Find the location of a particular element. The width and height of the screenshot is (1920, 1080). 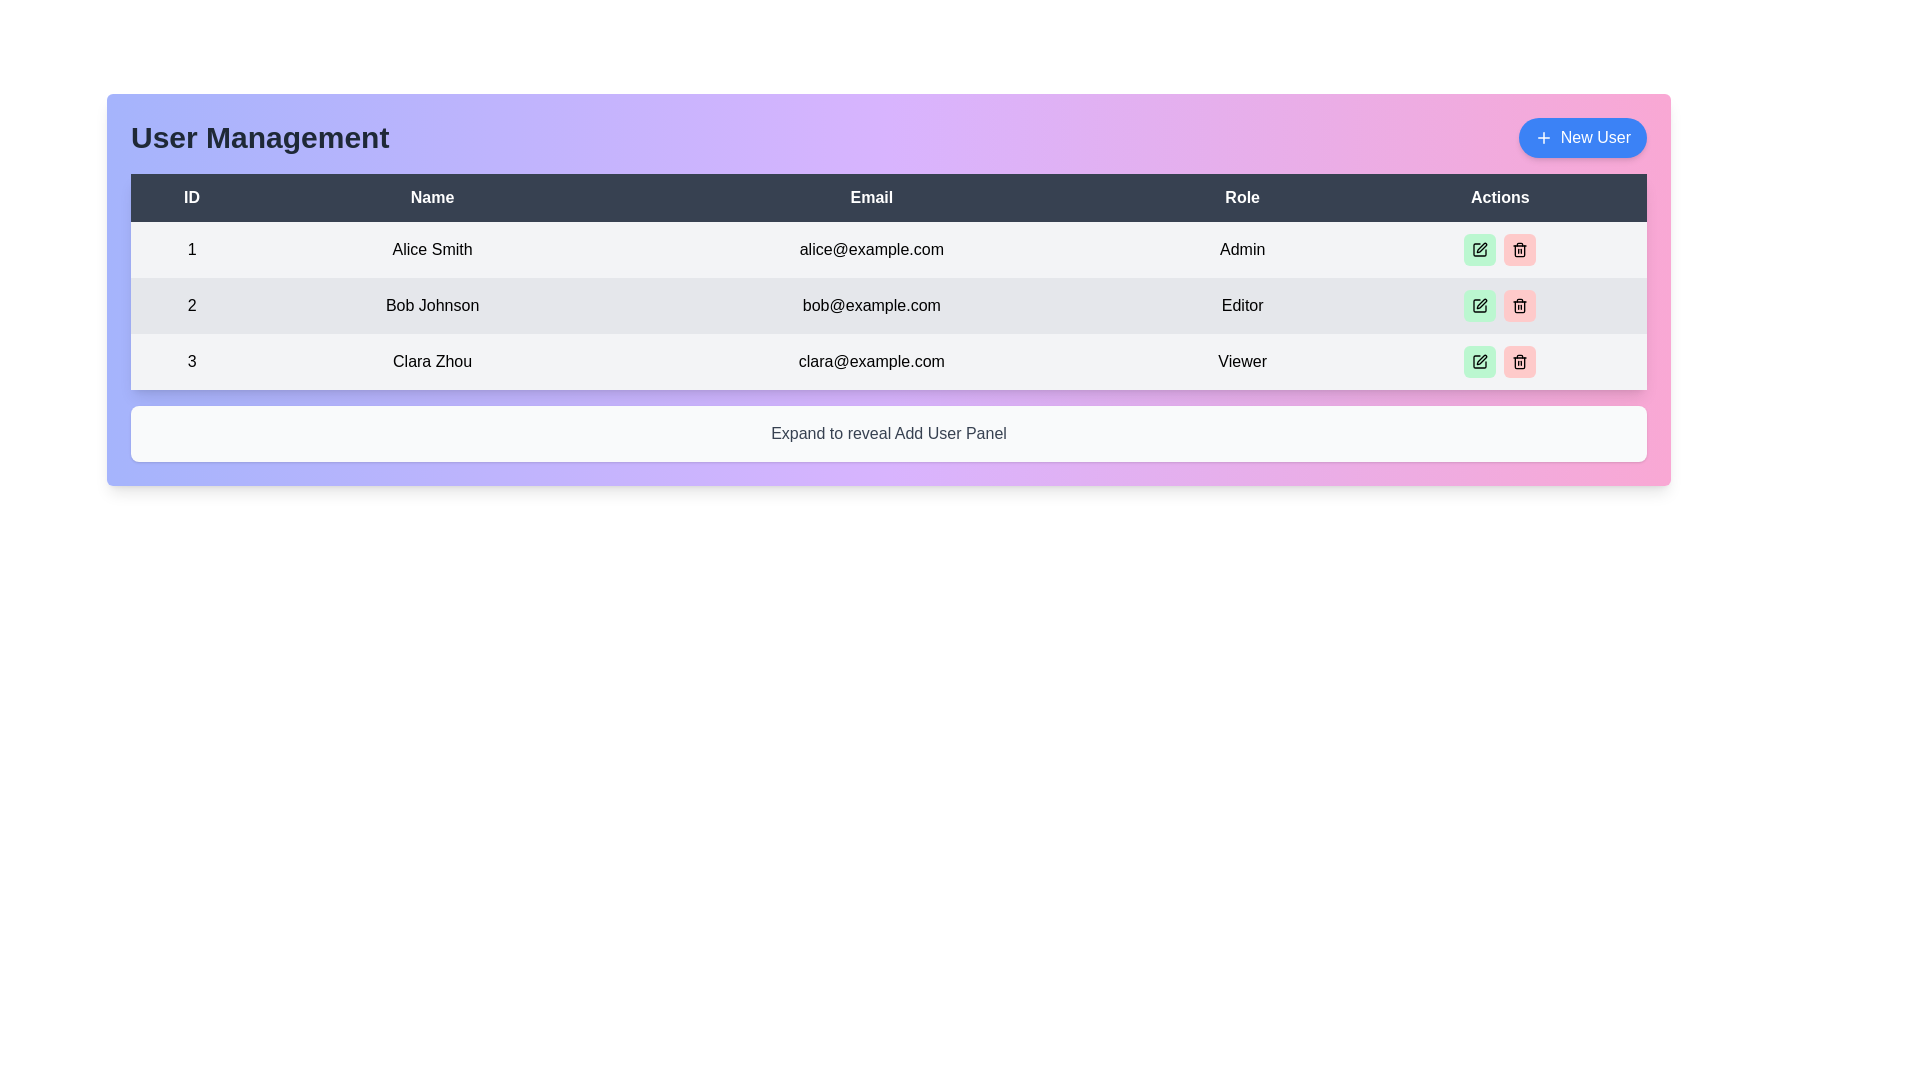

the text label displaying the email address 'Alice Smith' located in the third column of the user management table is located at coordinates (871, 249).